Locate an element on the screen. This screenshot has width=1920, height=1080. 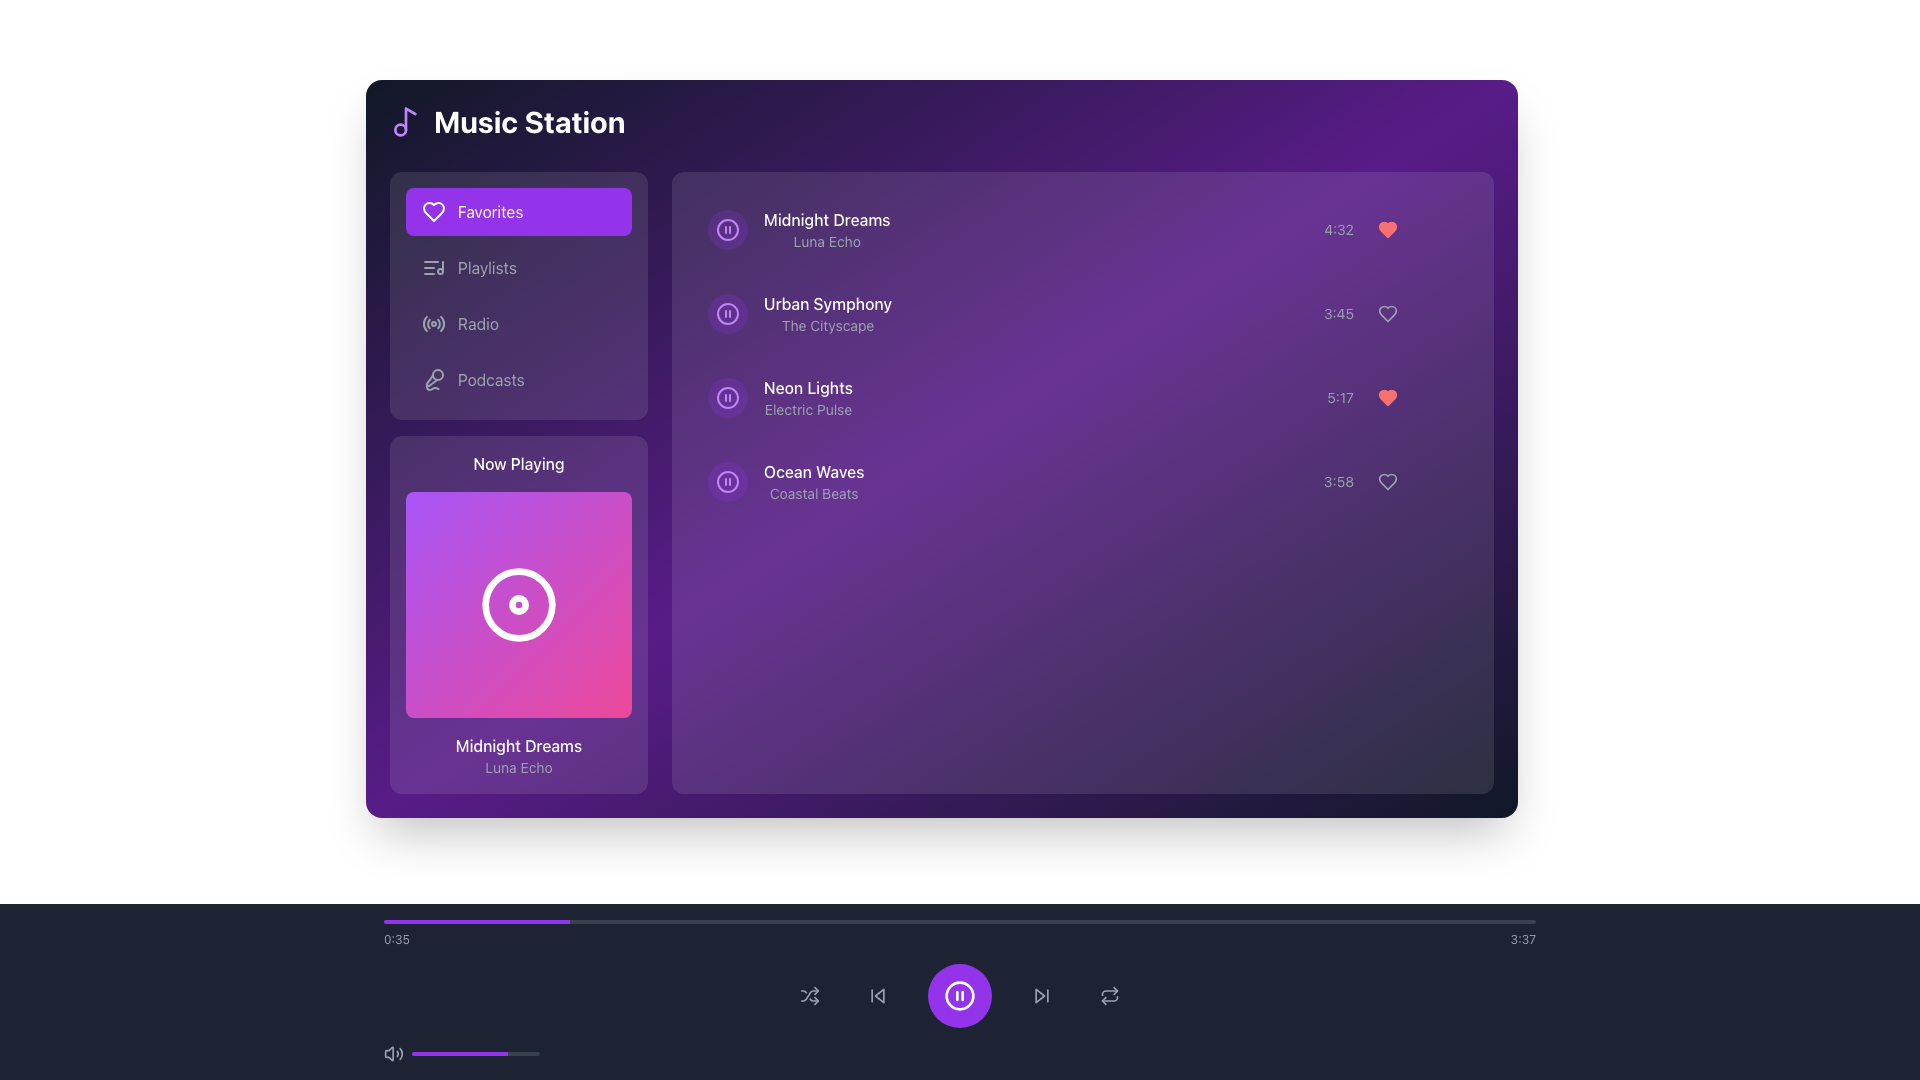
the volume control icon, which is a speaker shape with sound waves, located at the far left end of the playback control bar is located at coordinates (393, 1052).